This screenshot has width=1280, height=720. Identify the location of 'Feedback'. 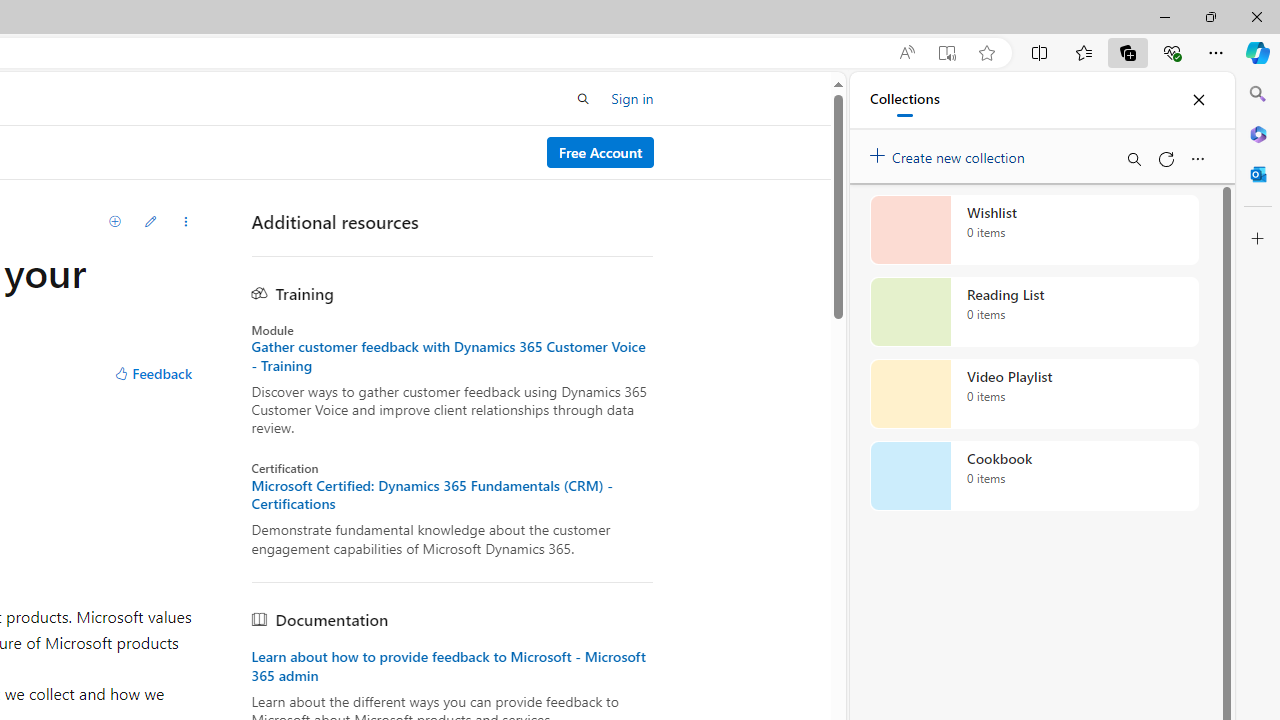
(151, 374).